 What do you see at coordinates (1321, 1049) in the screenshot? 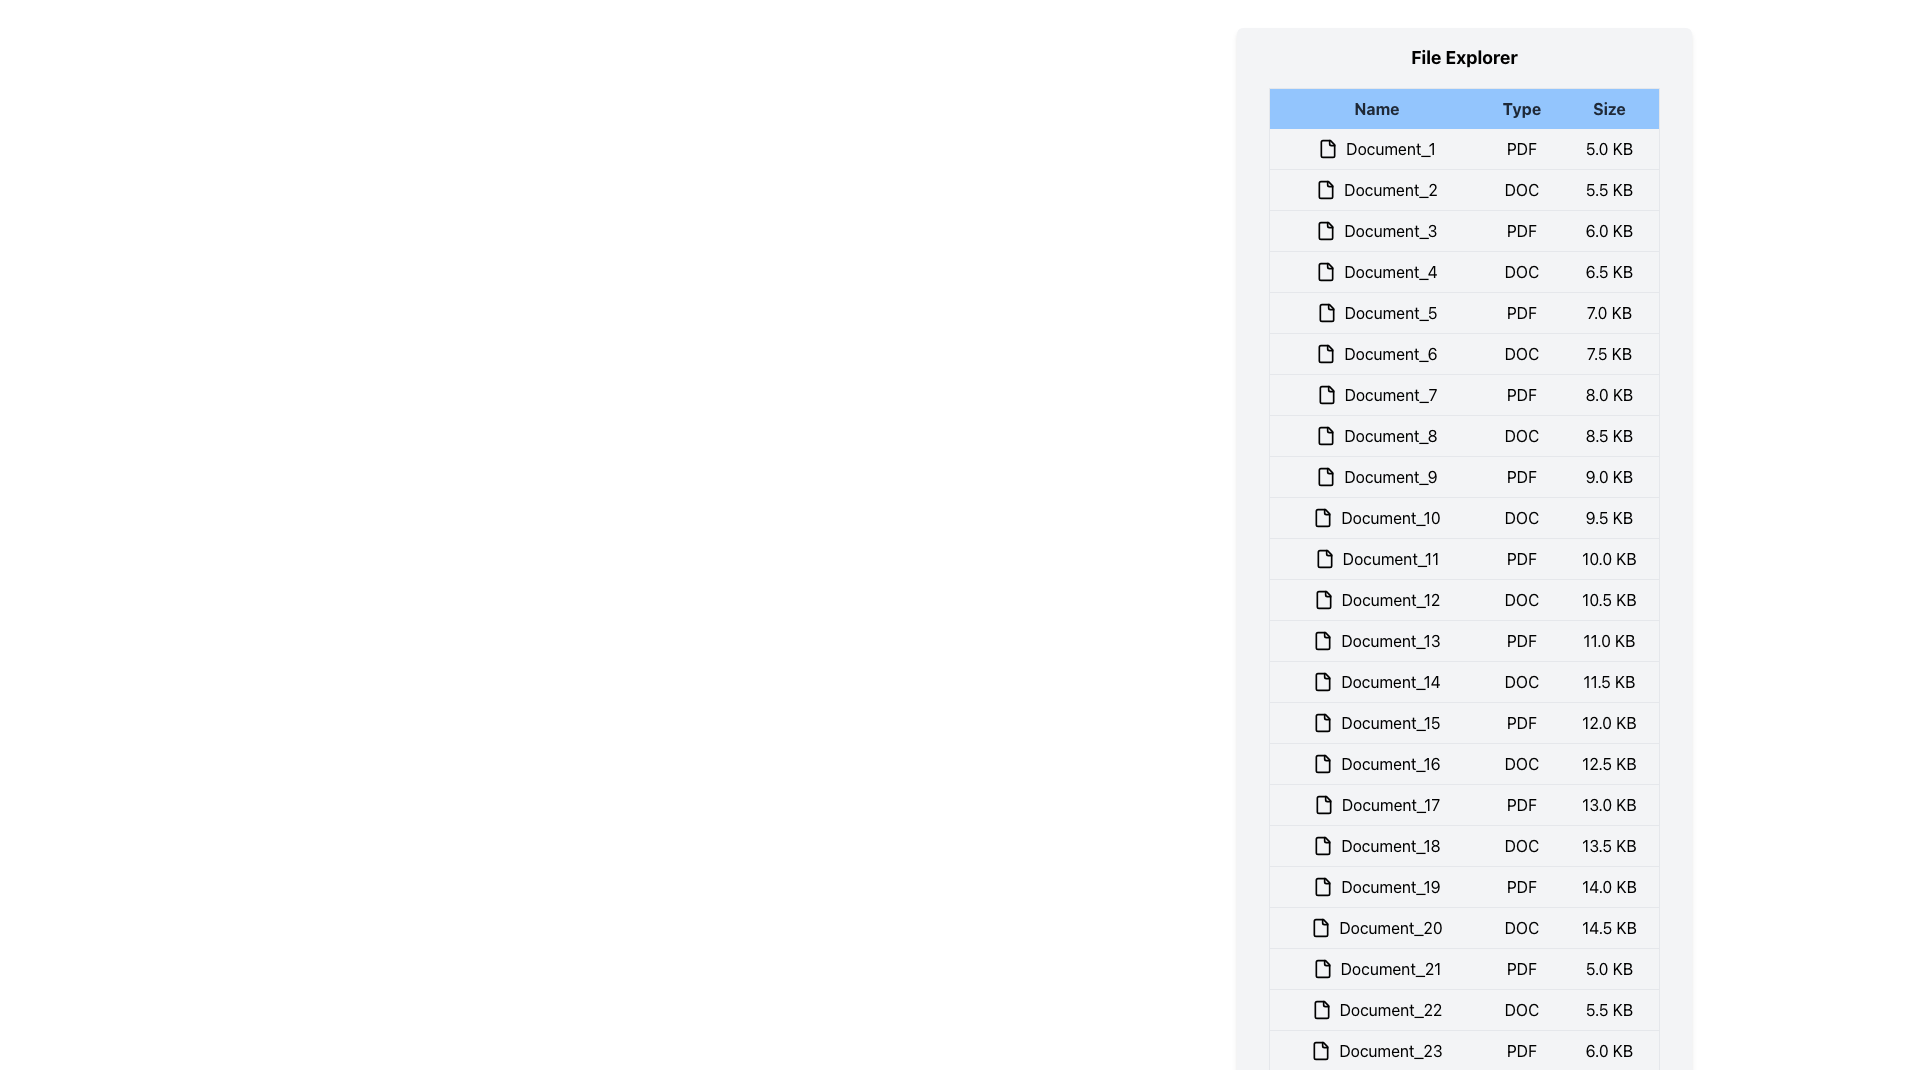
I see `the document icon representing 'Document_23', which is located at the left side of the list entry containing the text 'Document_23'` at bounding box center [1321, 1049].